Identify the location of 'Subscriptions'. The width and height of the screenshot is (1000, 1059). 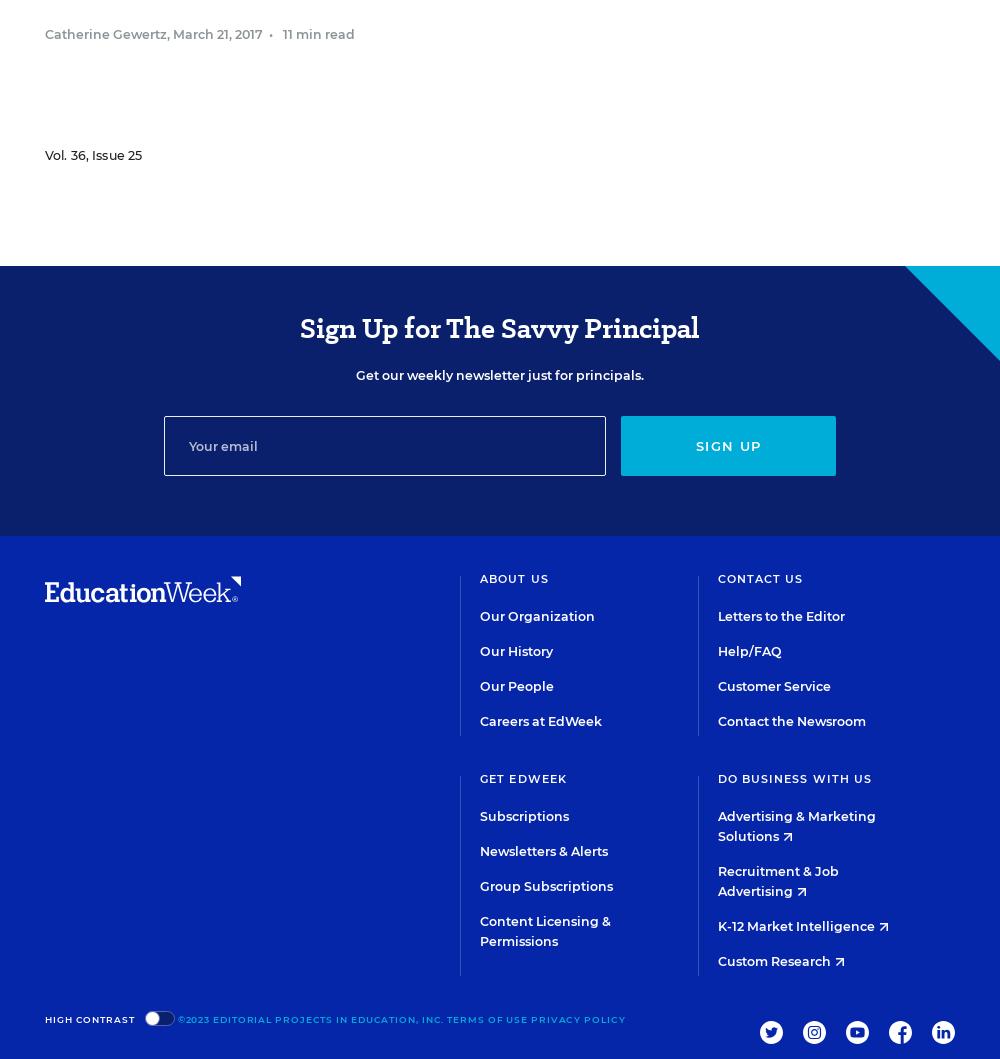
(524, 815).